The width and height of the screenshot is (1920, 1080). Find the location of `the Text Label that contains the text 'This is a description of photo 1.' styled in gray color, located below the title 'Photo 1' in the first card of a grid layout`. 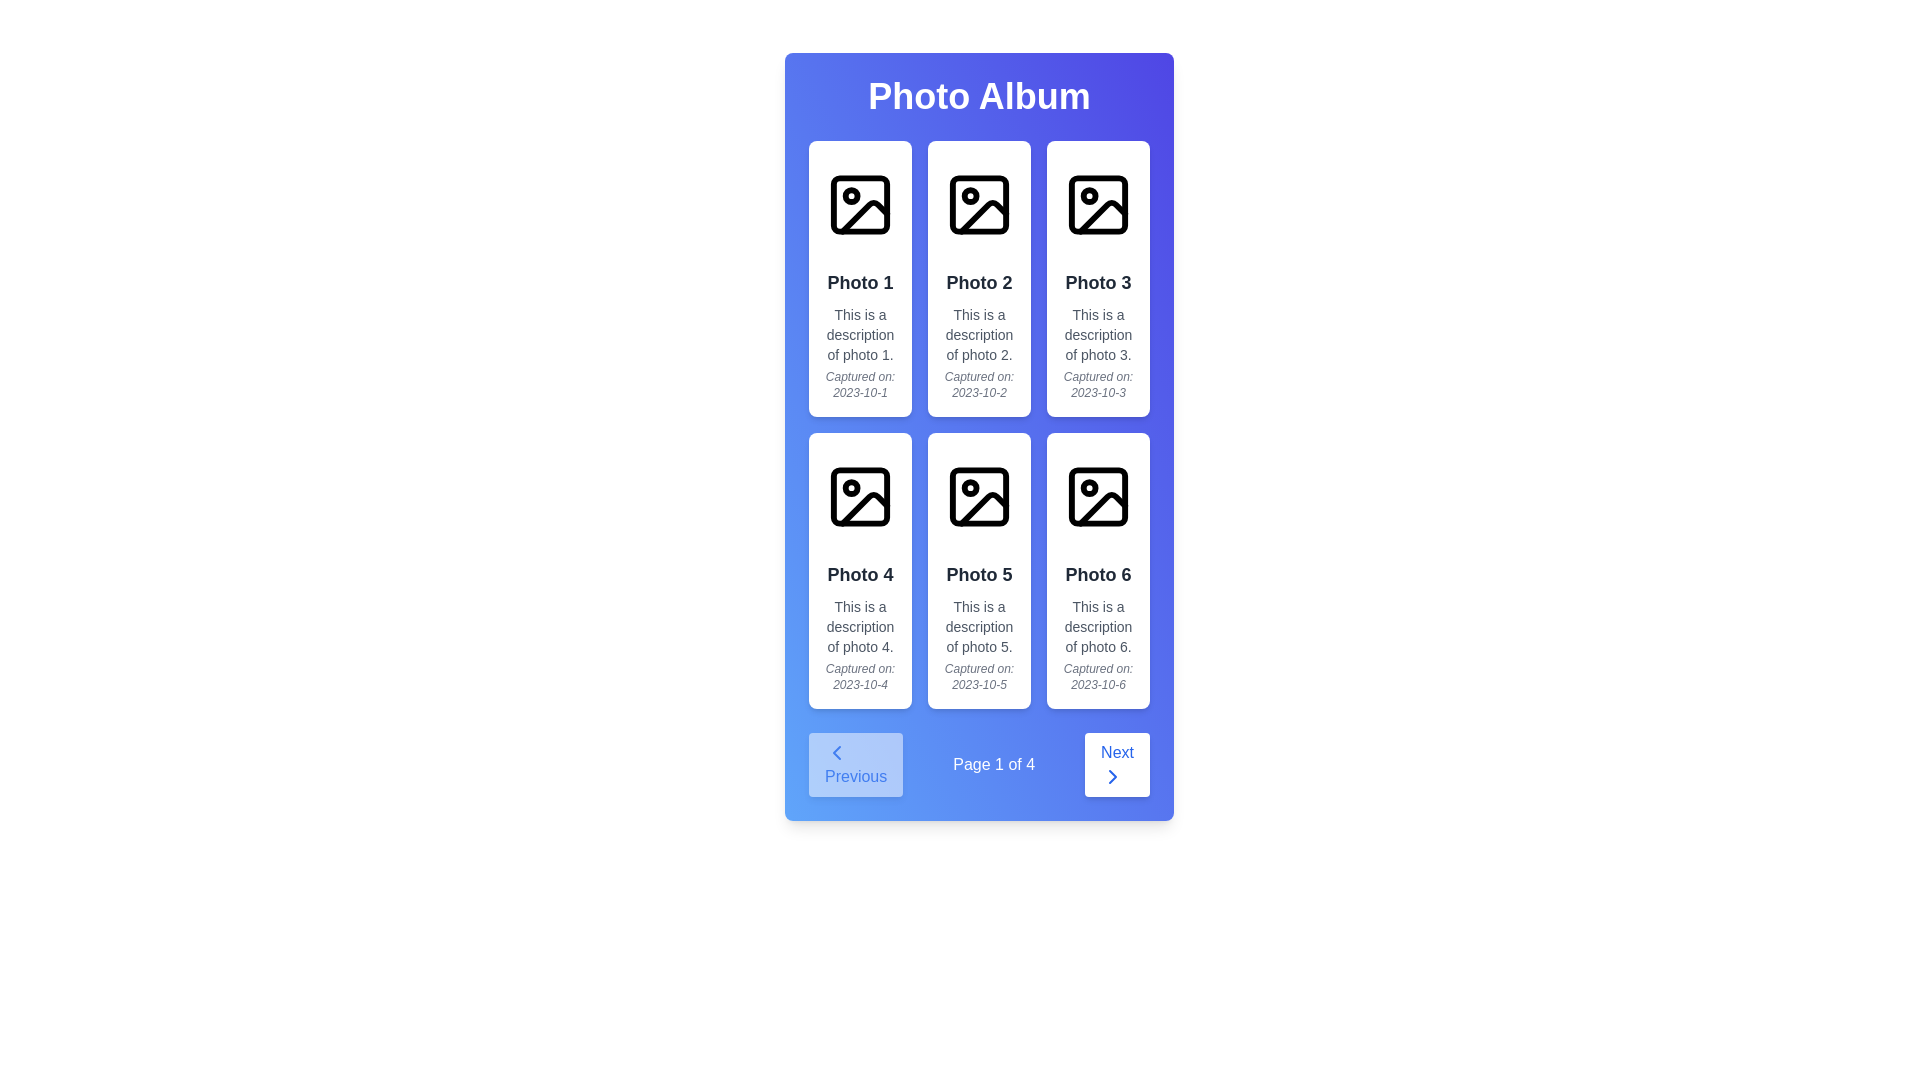

the Text Label that contains the text 'This is a description of photo 1.' styled in gray color, located below the title 'Photo 1' in the first card of a grid layout is located at coordinates (860, 334).